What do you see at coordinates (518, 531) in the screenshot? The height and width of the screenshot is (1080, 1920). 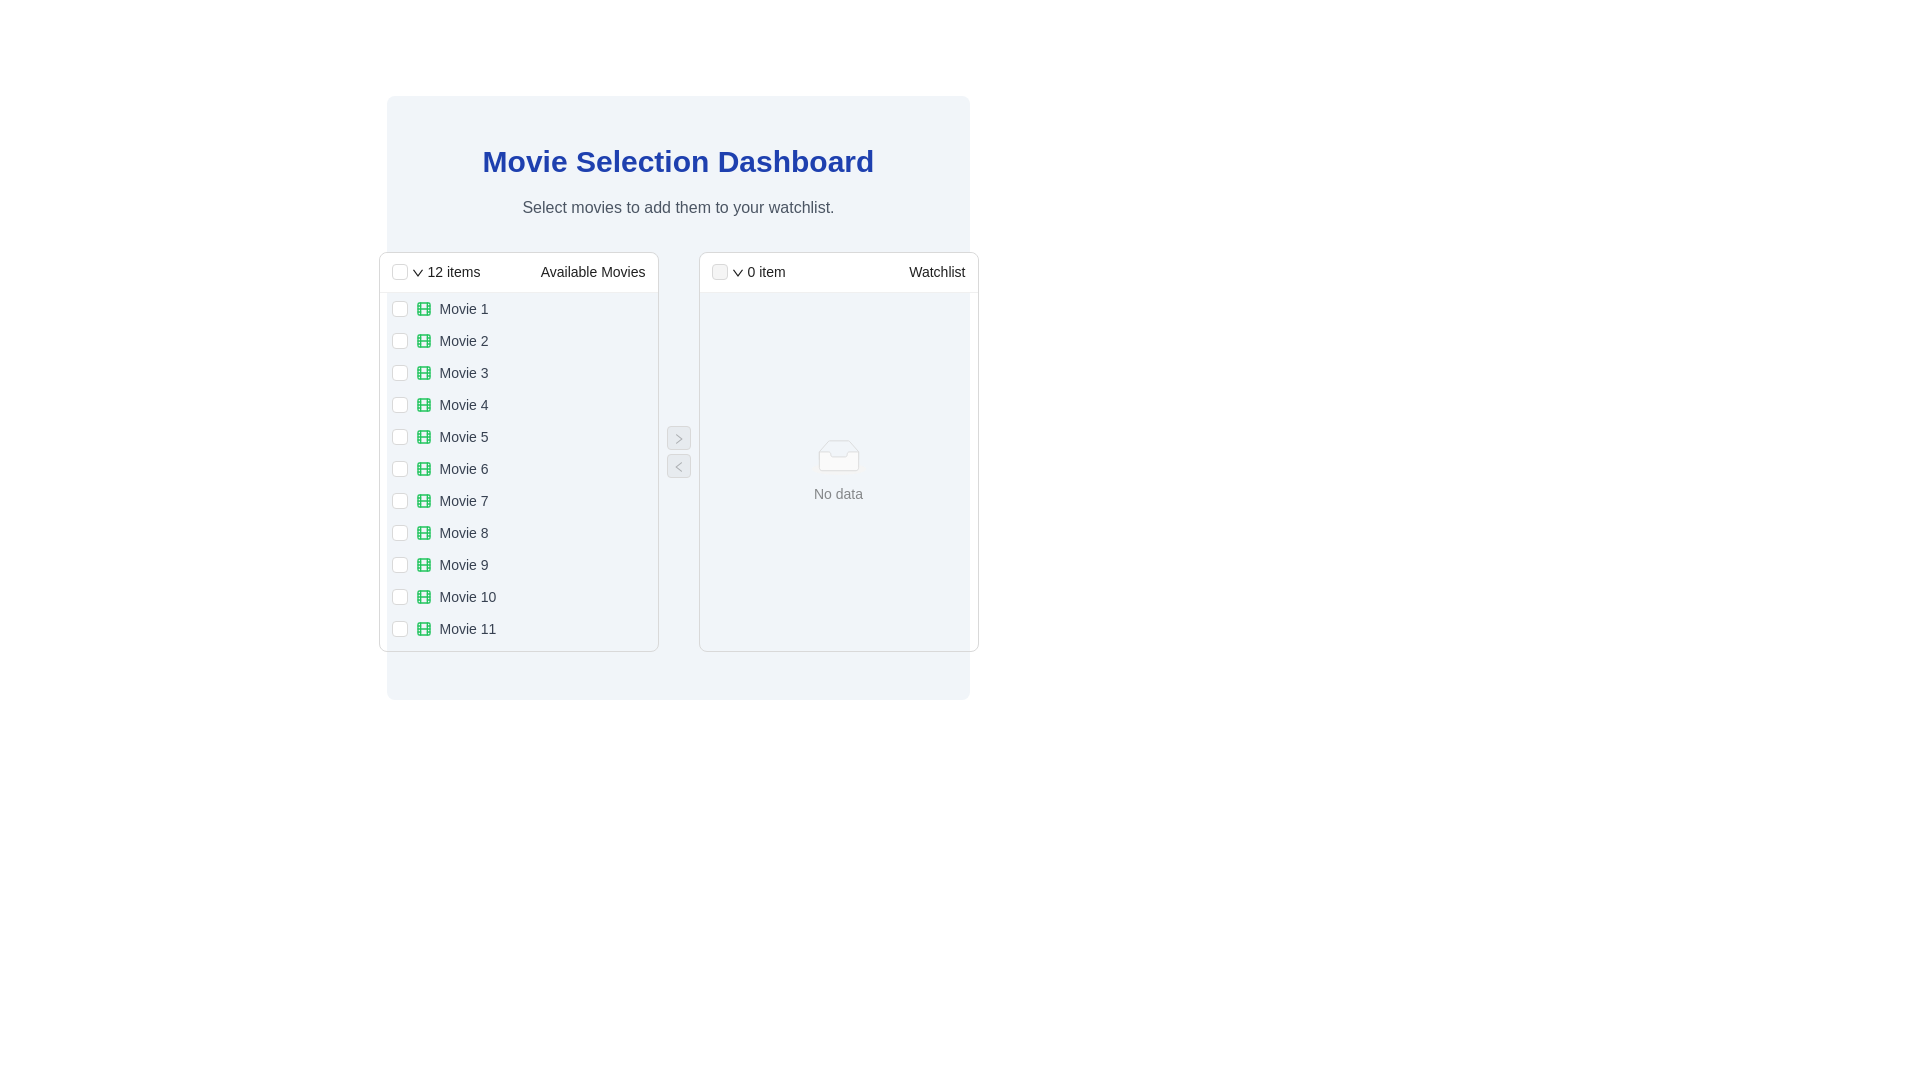 I see `the 'Movie 8' item in the 'Available Movies' list on the left side of the interface` at bounding box center [518, 531].